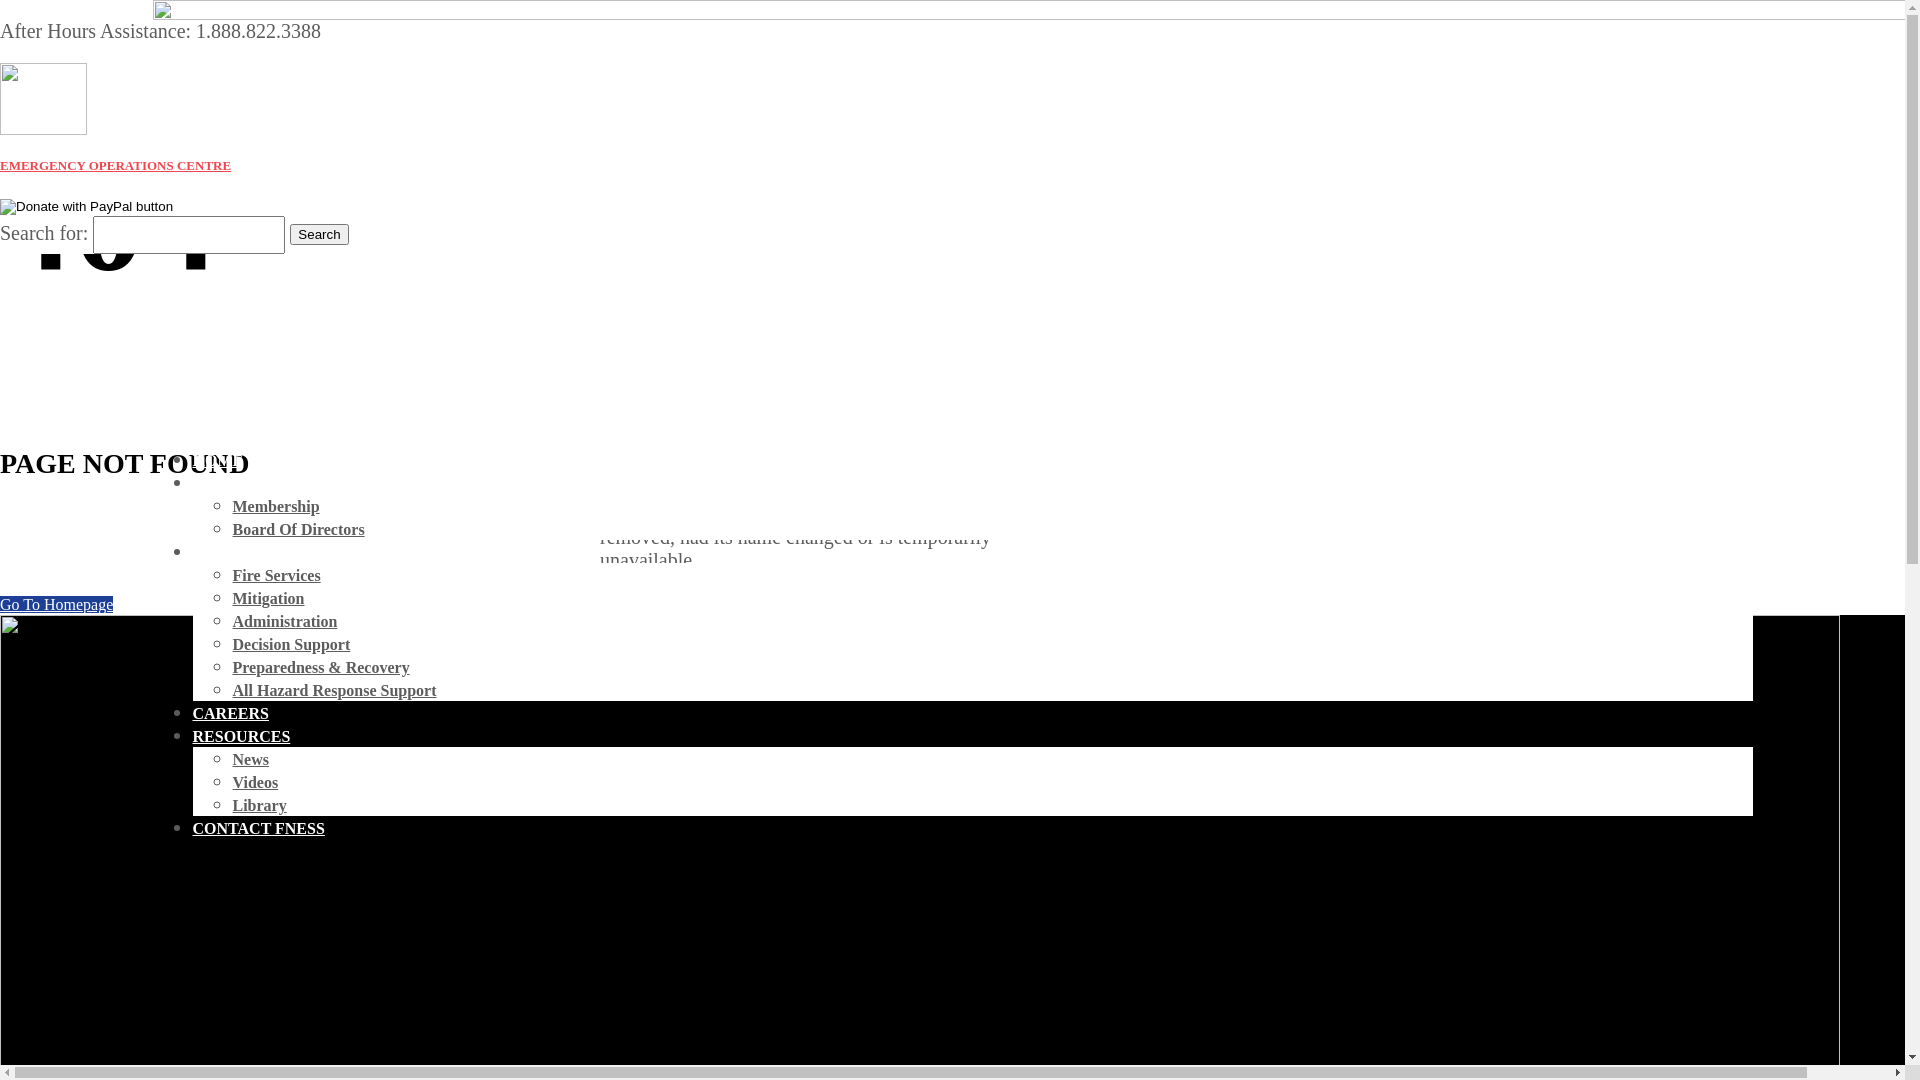 The width and height of the screenshot is (1920, 1080). Describe the element at coordinates (217, 460) in the screenshot. I see `'HOME'` at that location.